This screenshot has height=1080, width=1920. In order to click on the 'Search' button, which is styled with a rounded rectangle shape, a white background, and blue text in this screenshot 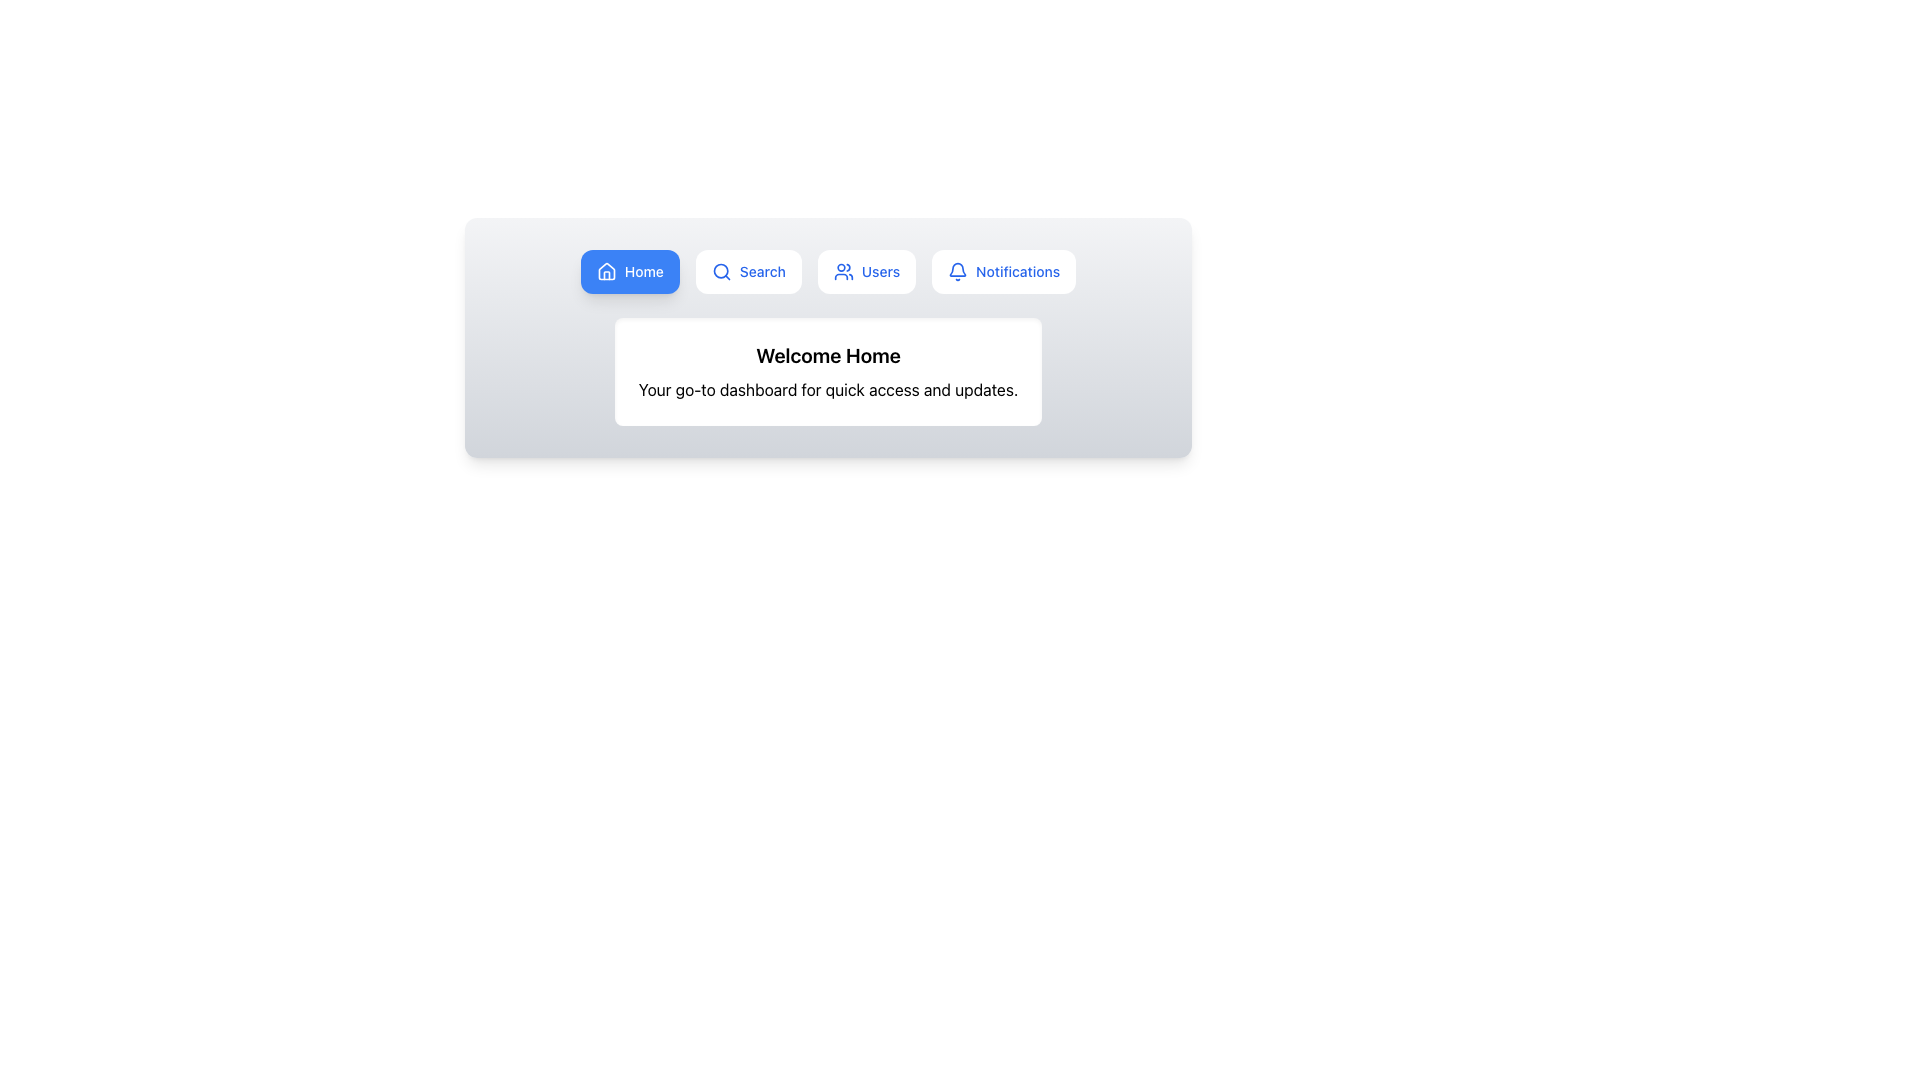, I will do `click(747, 272)`.